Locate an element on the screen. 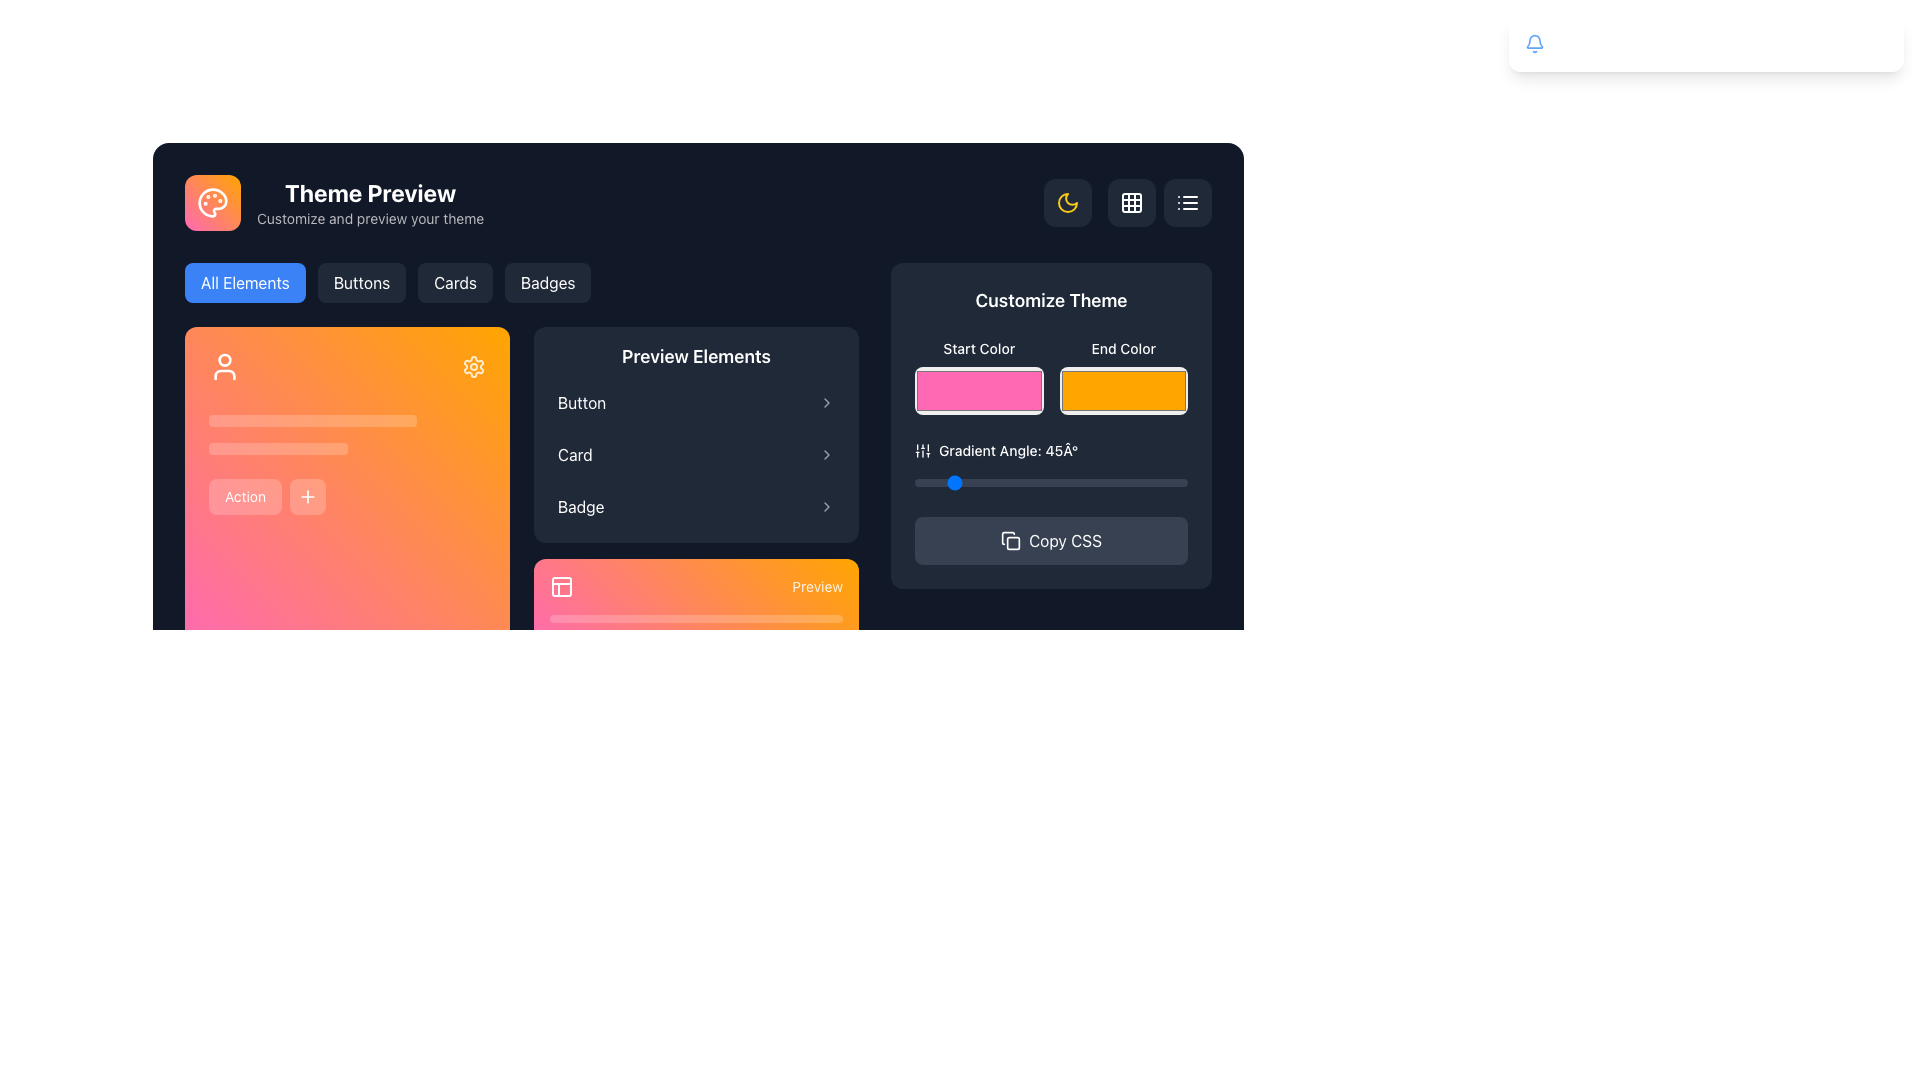 The height and width of the screenshot is (1080, 1920). the navigational button for 'Badges' in the upper menu bar to change its background color is located at coordinates (548, 282).